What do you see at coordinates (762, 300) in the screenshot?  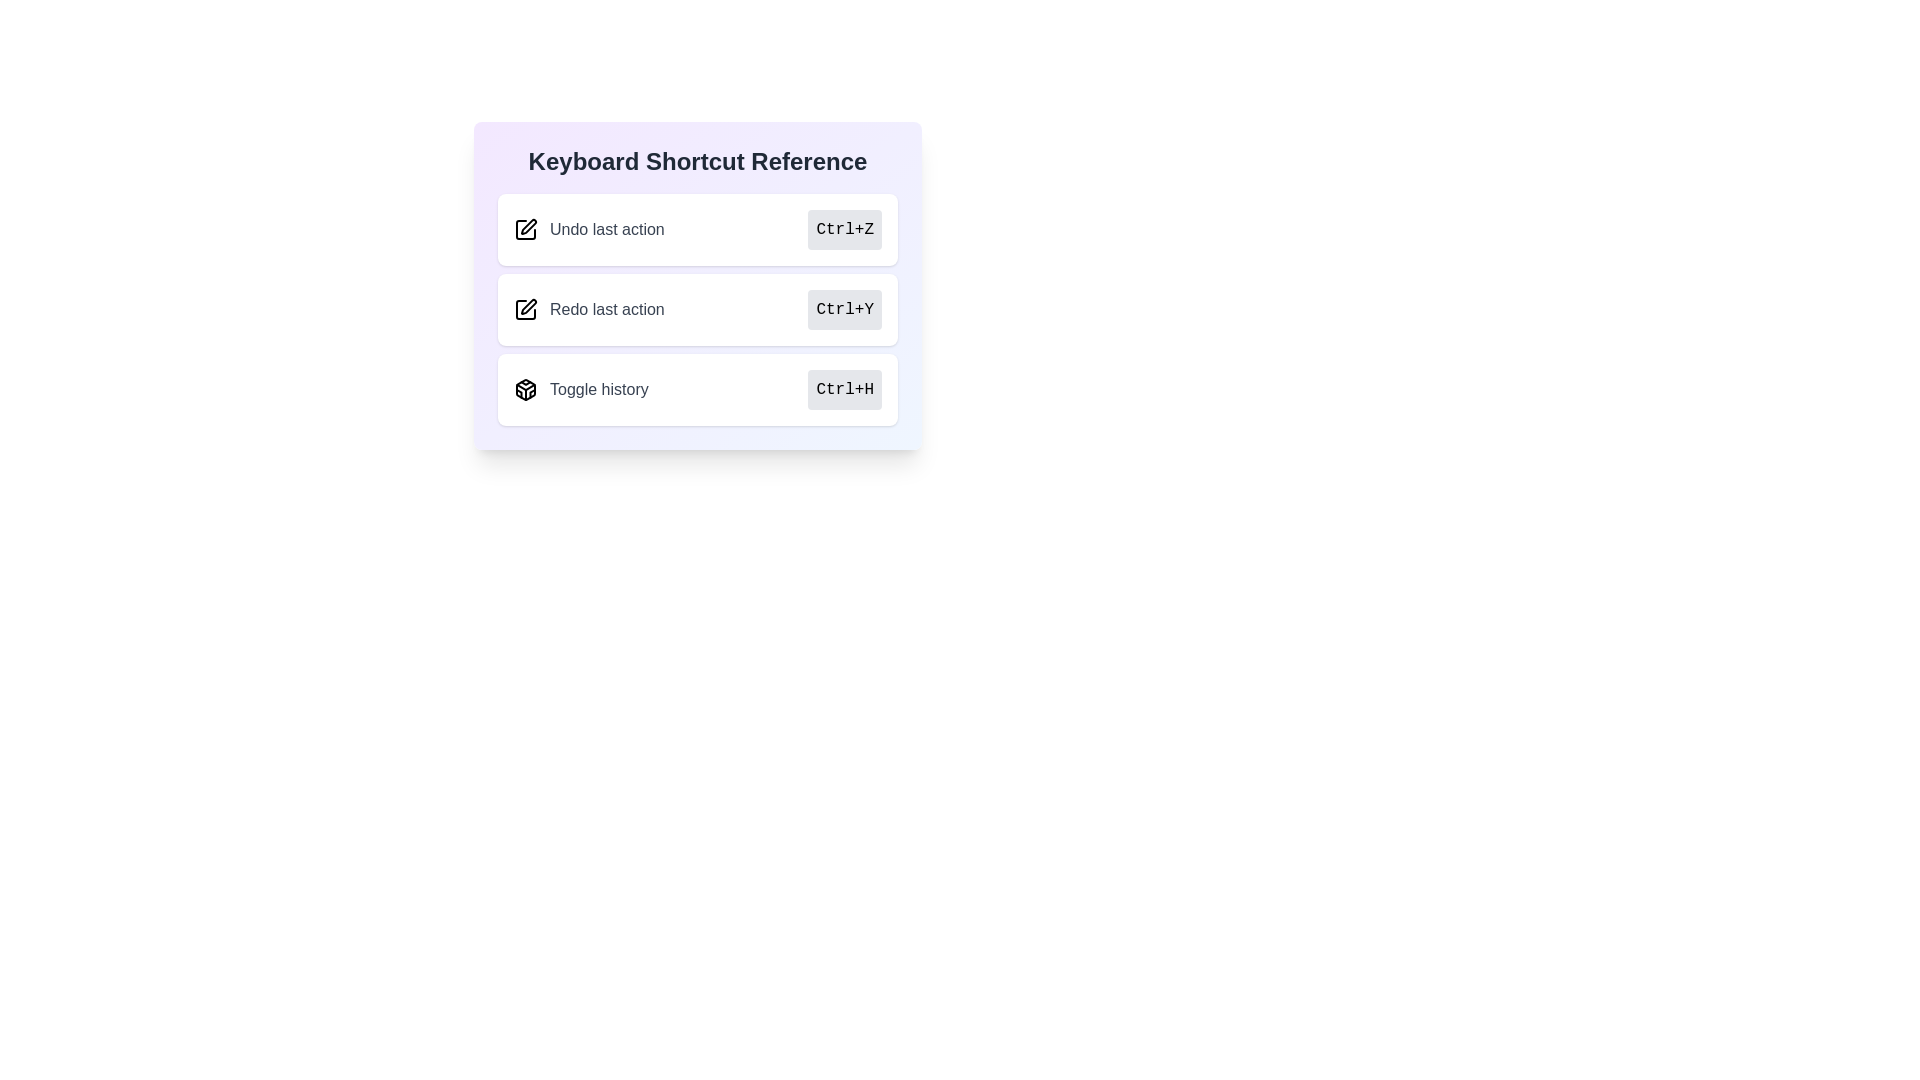 I see `the 'Redo last action' information item in the Keyboard Shortcut Reference list, which indicates the shortcut key combination 'Ctrl+Y'` at bounding box center [762, 300].